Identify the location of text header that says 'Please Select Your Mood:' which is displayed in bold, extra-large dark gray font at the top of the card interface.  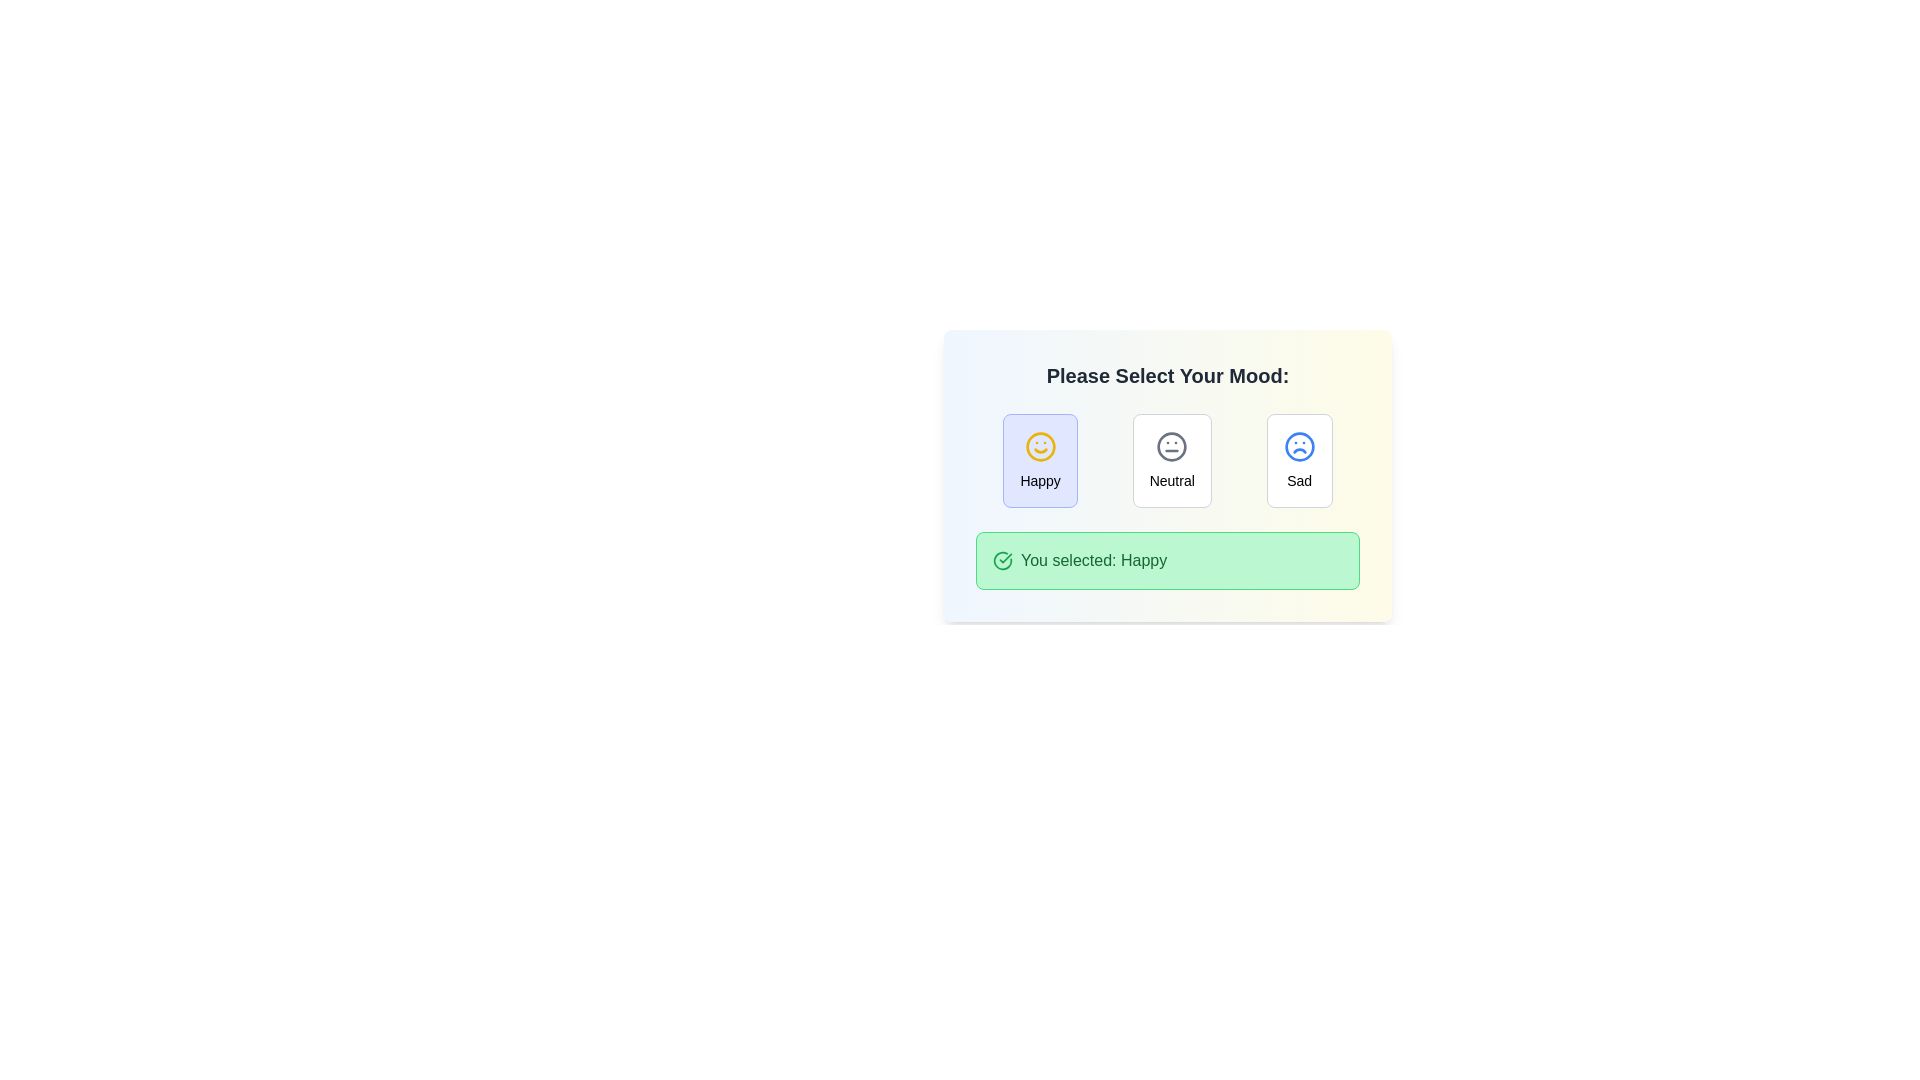
(1167, 375).